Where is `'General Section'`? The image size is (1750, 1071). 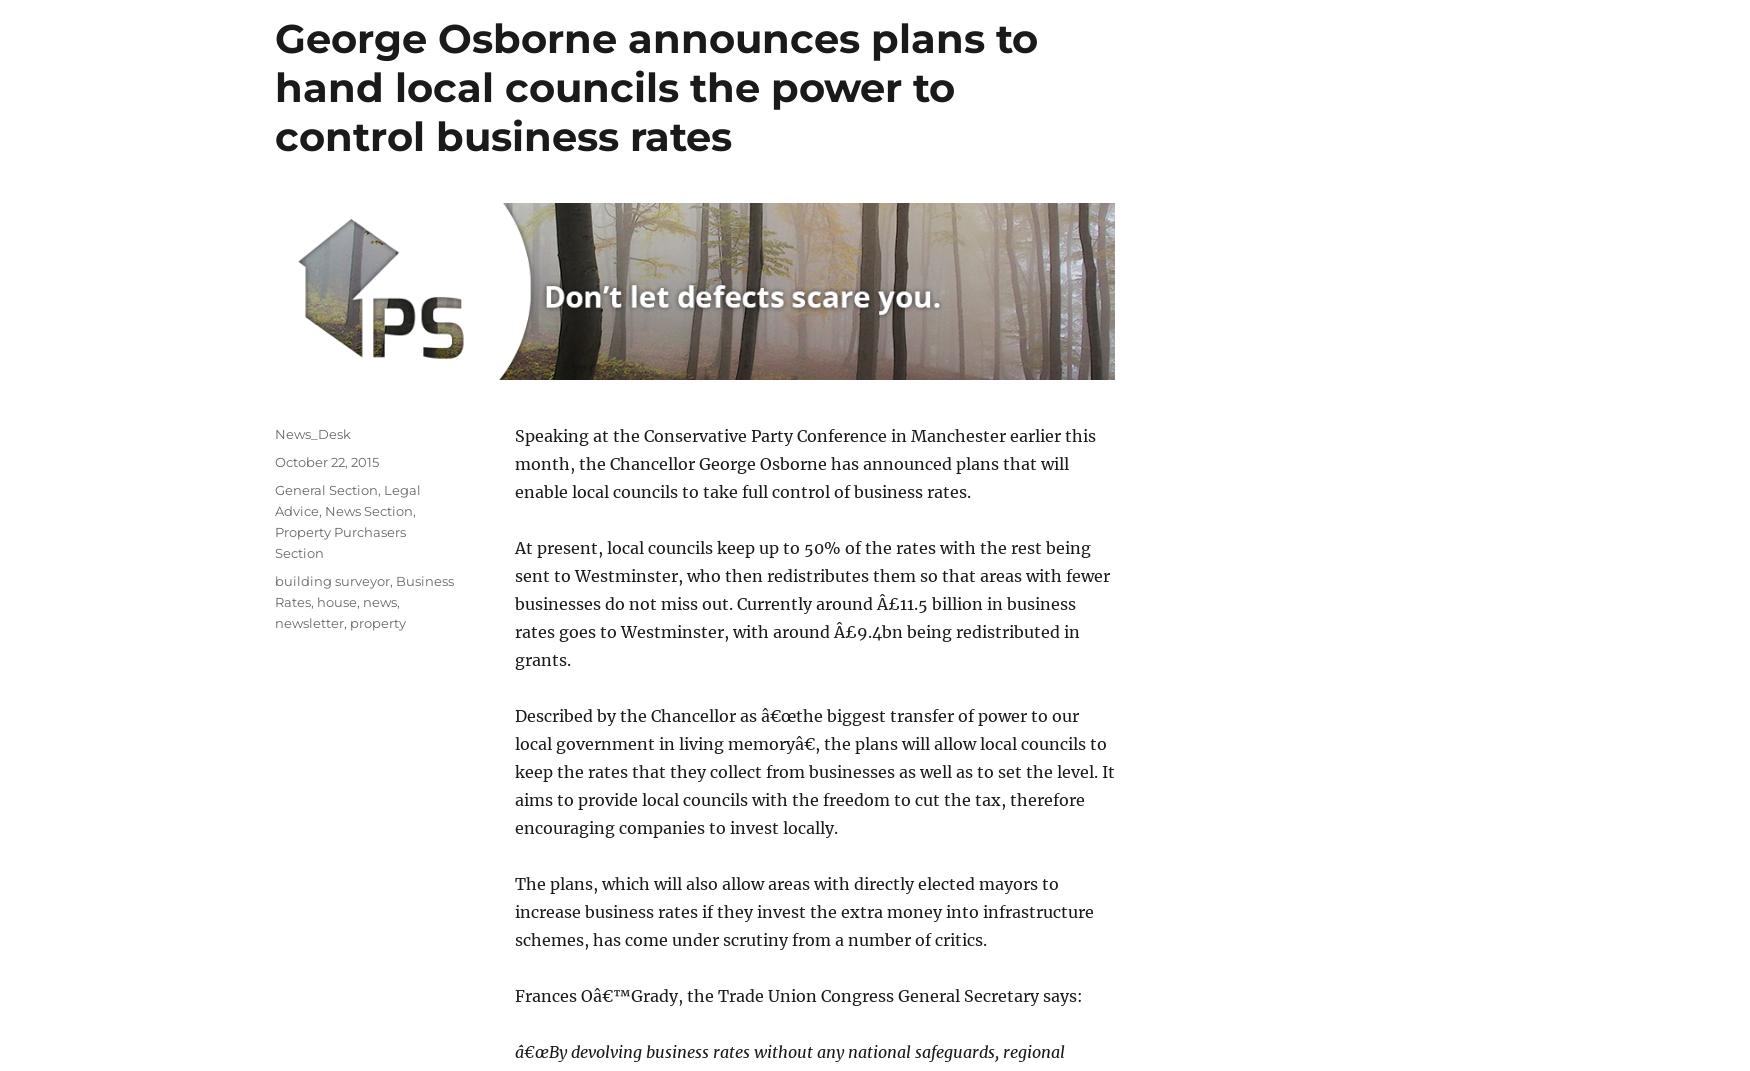
'General Section' is located at coordinates (326, 488).